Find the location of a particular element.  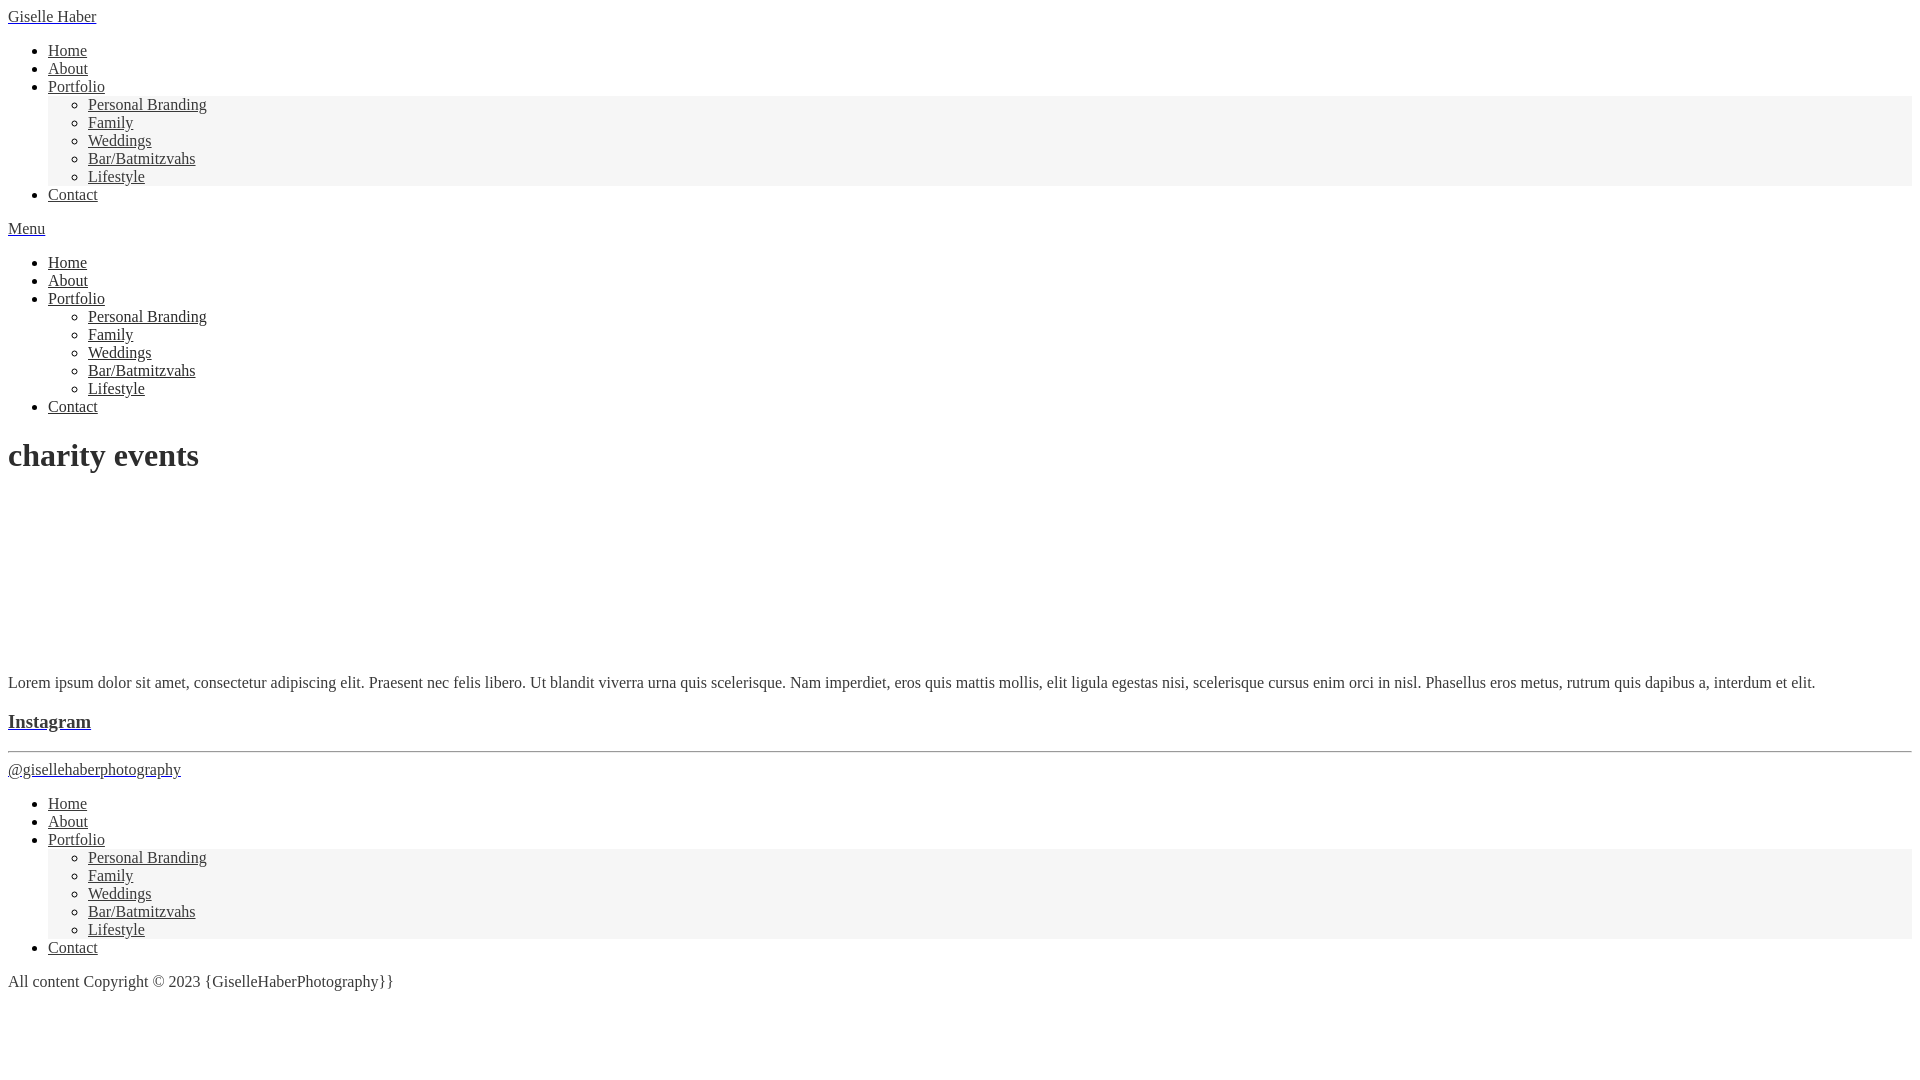

'Home' is located at coordinates (67, 802).